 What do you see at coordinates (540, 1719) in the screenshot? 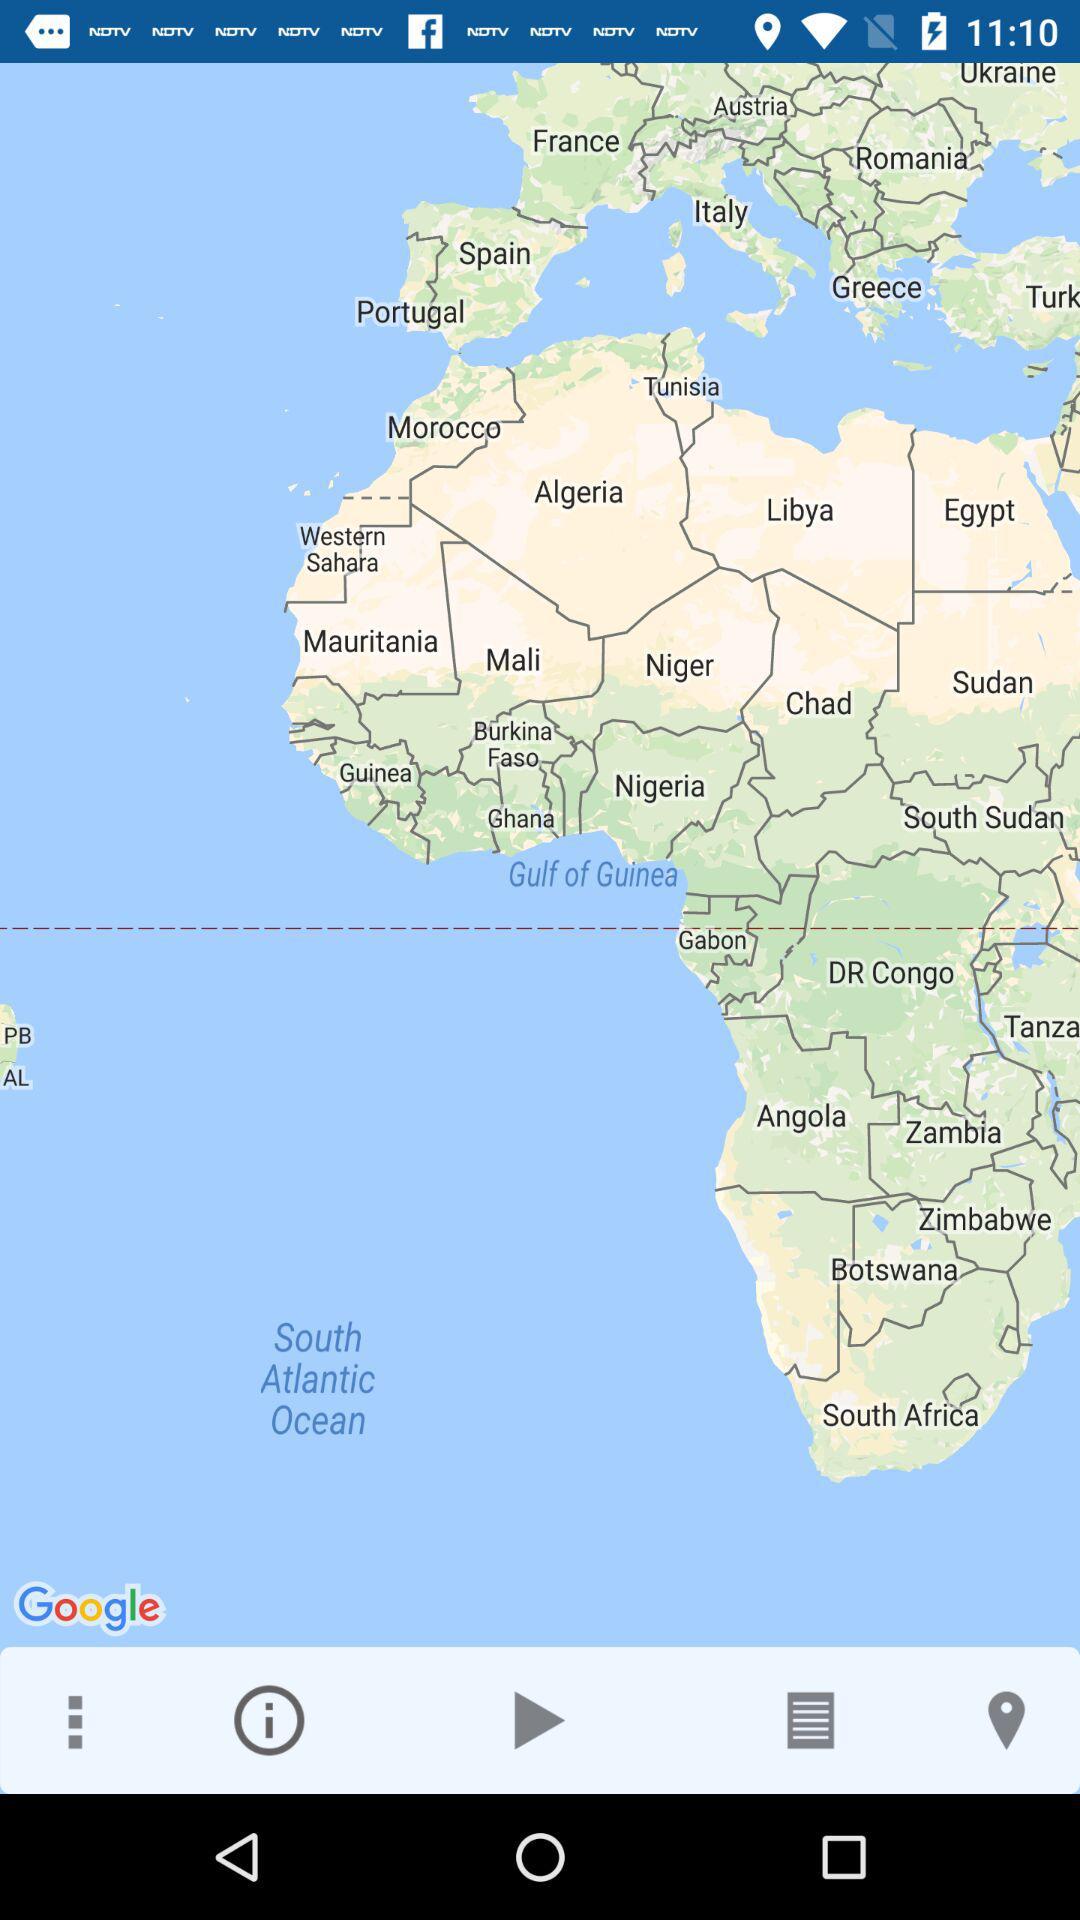
I see `the play icon` at bounding box center [540, 1719].